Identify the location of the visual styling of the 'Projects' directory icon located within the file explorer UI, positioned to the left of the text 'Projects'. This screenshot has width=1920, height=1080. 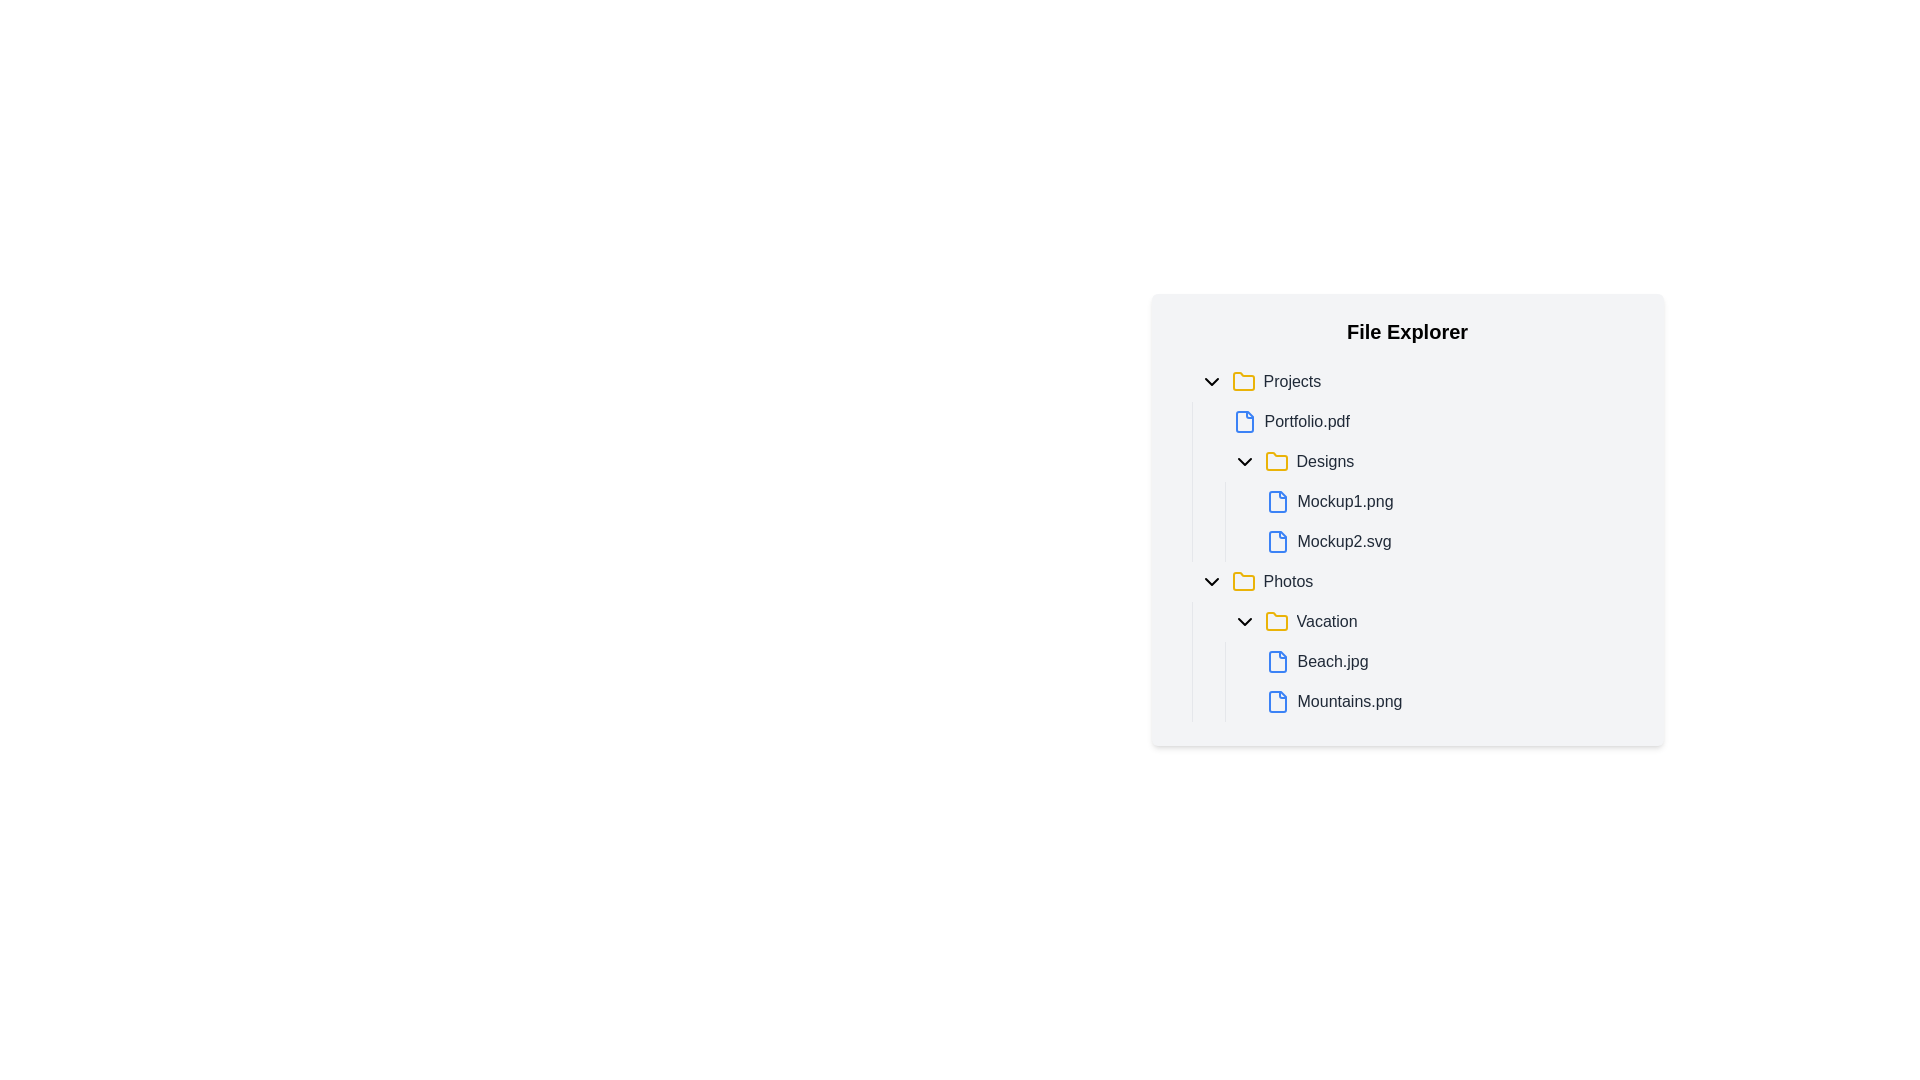
(1242, 381).